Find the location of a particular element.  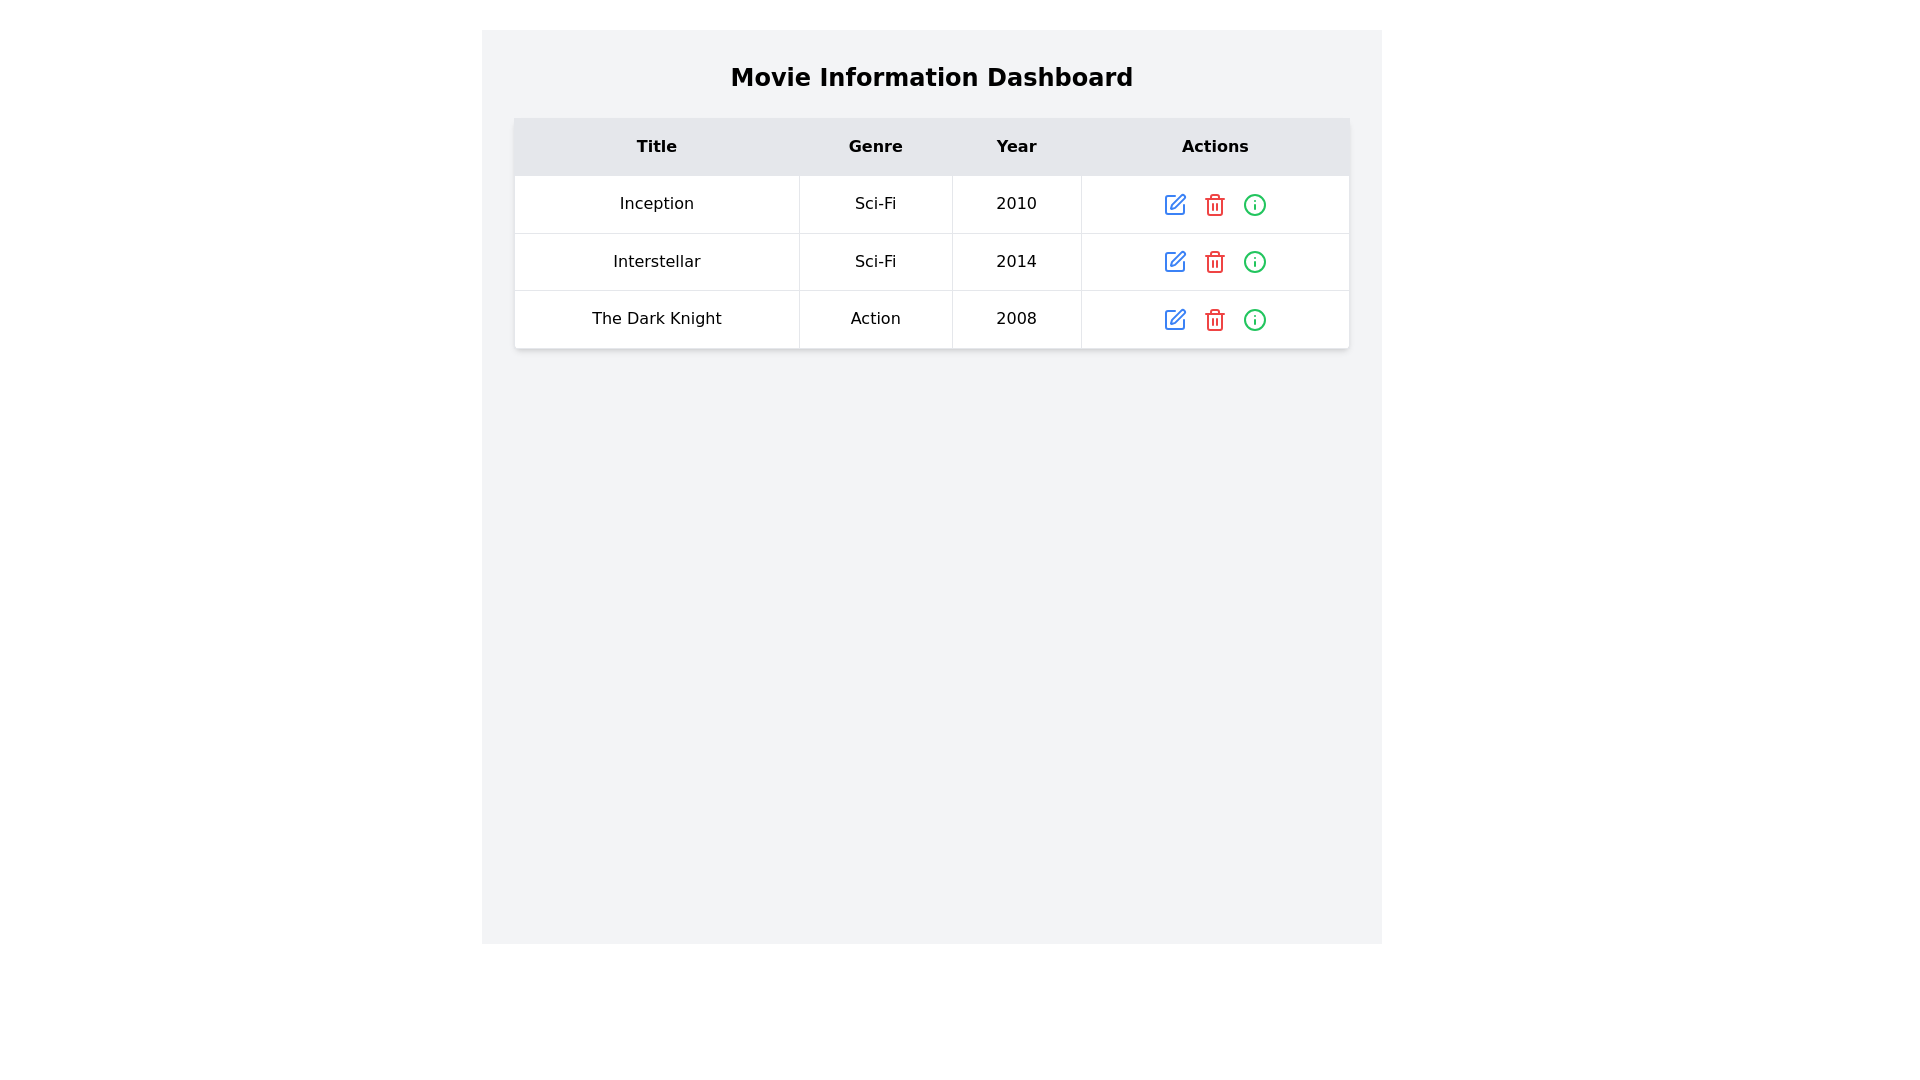

the Icon button in the Actions column of the third row that provides additional information about 'The Dark Knight' is located at coordinates (1254, 318).